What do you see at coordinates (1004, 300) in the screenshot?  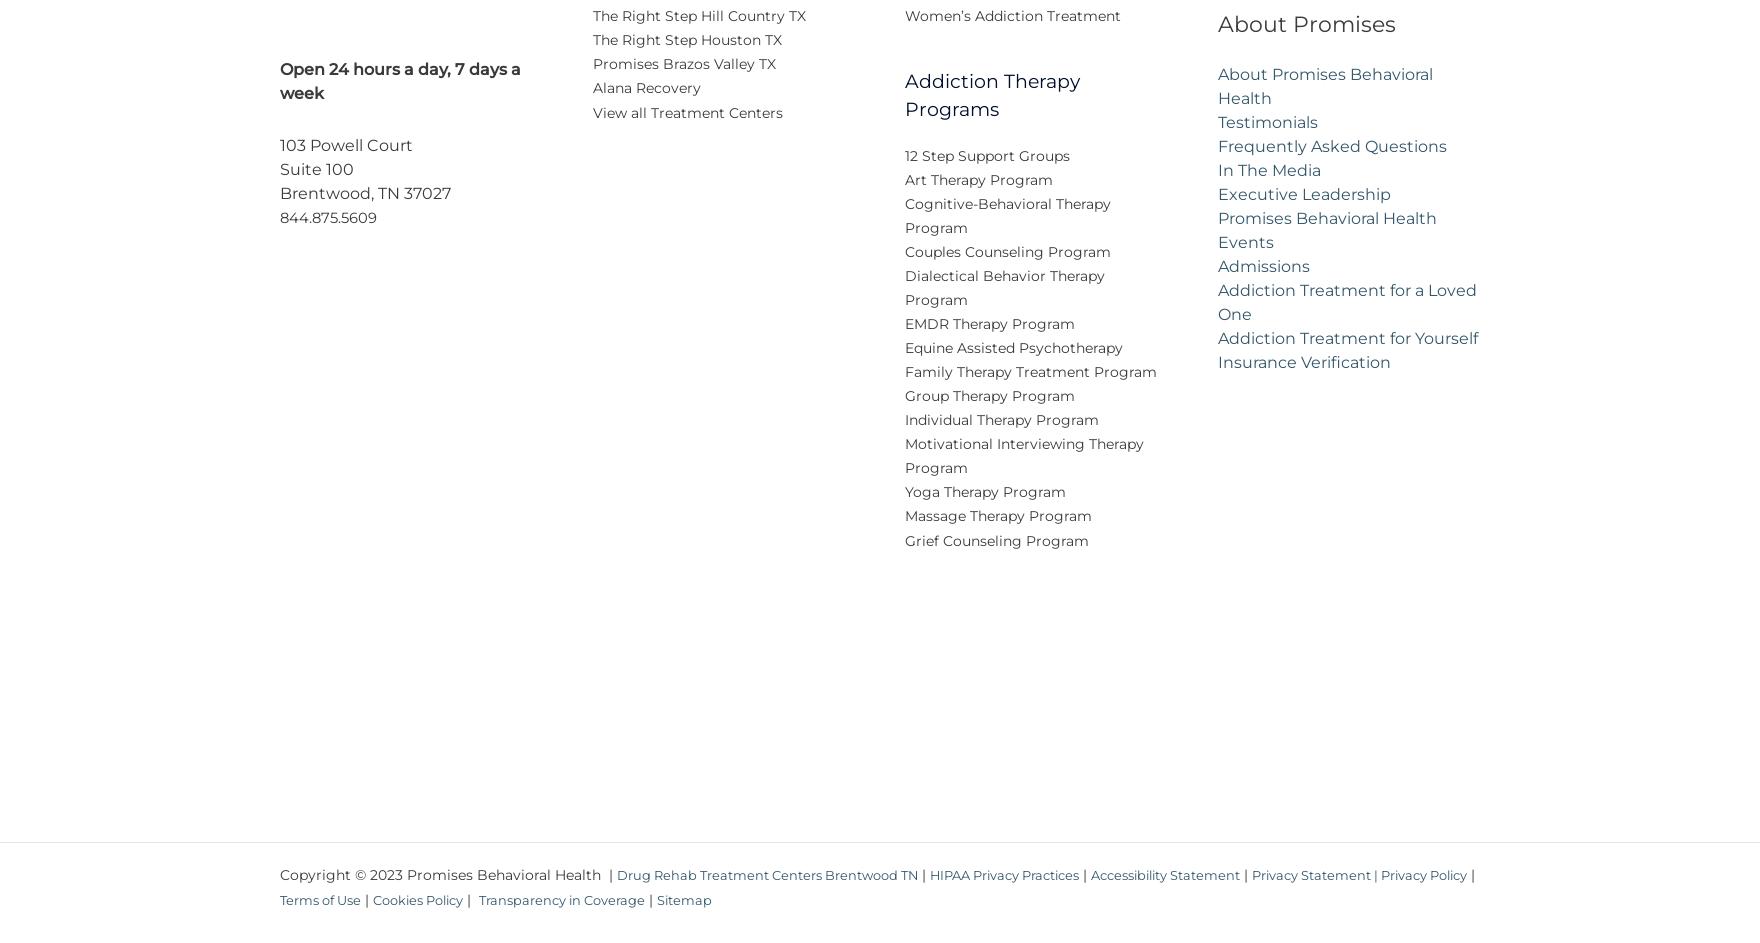 I see `'Dialectical Behavior Therapy Program'` at bounding box center [1004, 300].